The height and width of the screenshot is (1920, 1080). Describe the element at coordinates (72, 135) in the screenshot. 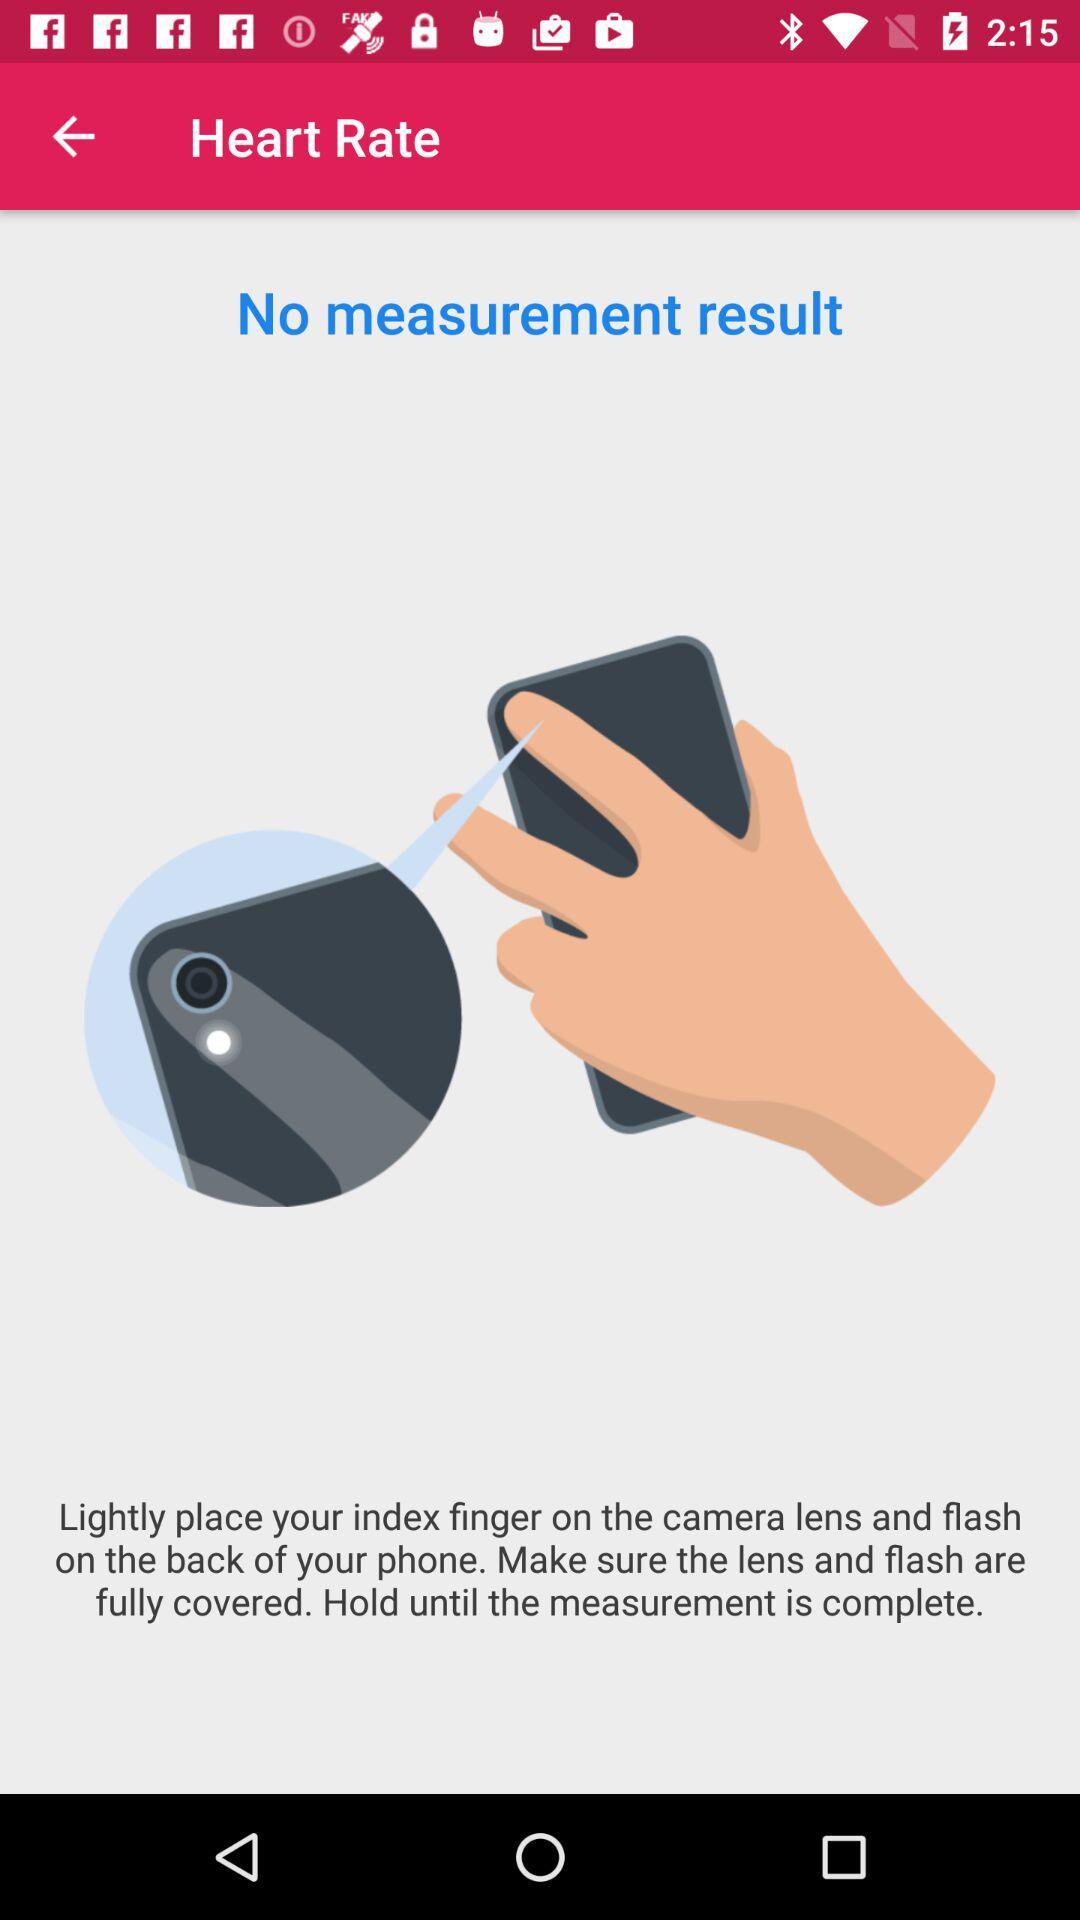

I see `item next to the heart rate` at that location.